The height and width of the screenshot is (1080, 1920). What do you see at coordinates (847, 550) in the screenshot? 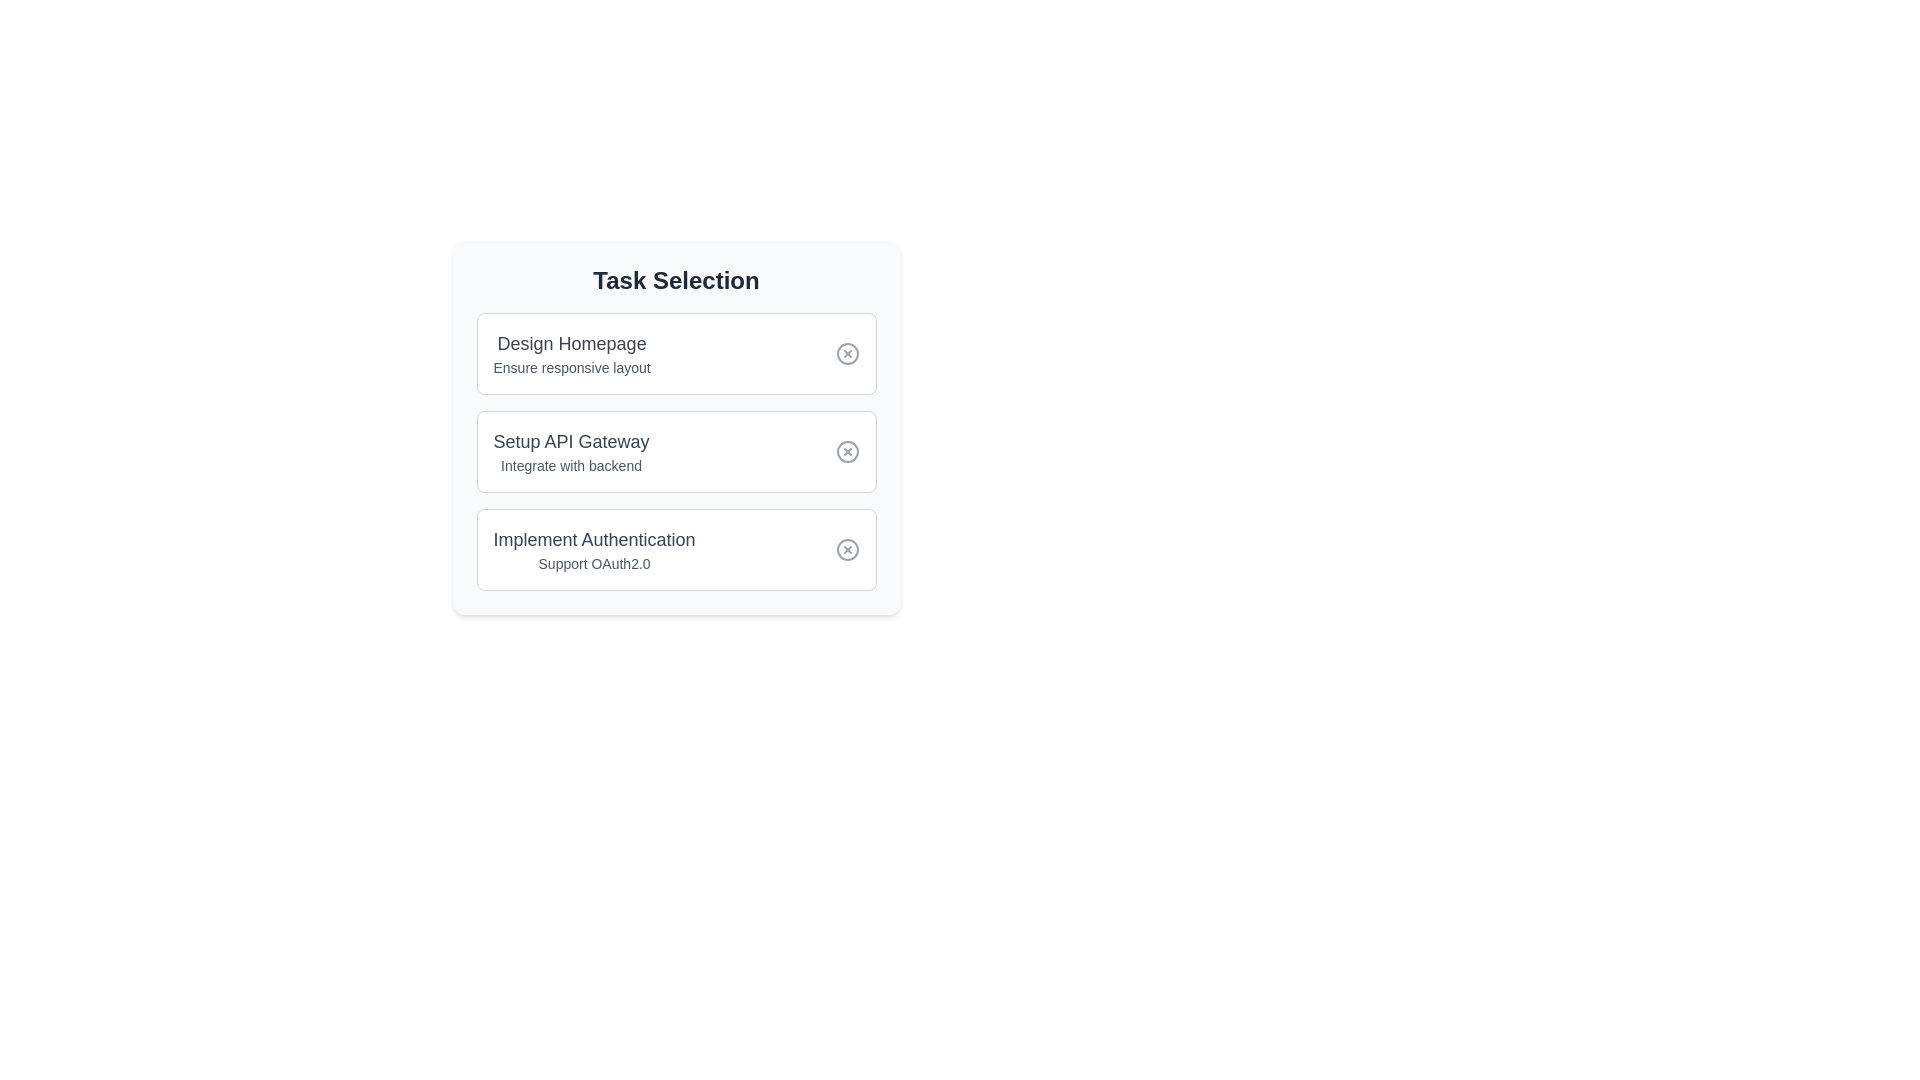
I see `the Circular Icon on the far-right of the 'Implement Authentication' task row` at bounding box center [847, 550].